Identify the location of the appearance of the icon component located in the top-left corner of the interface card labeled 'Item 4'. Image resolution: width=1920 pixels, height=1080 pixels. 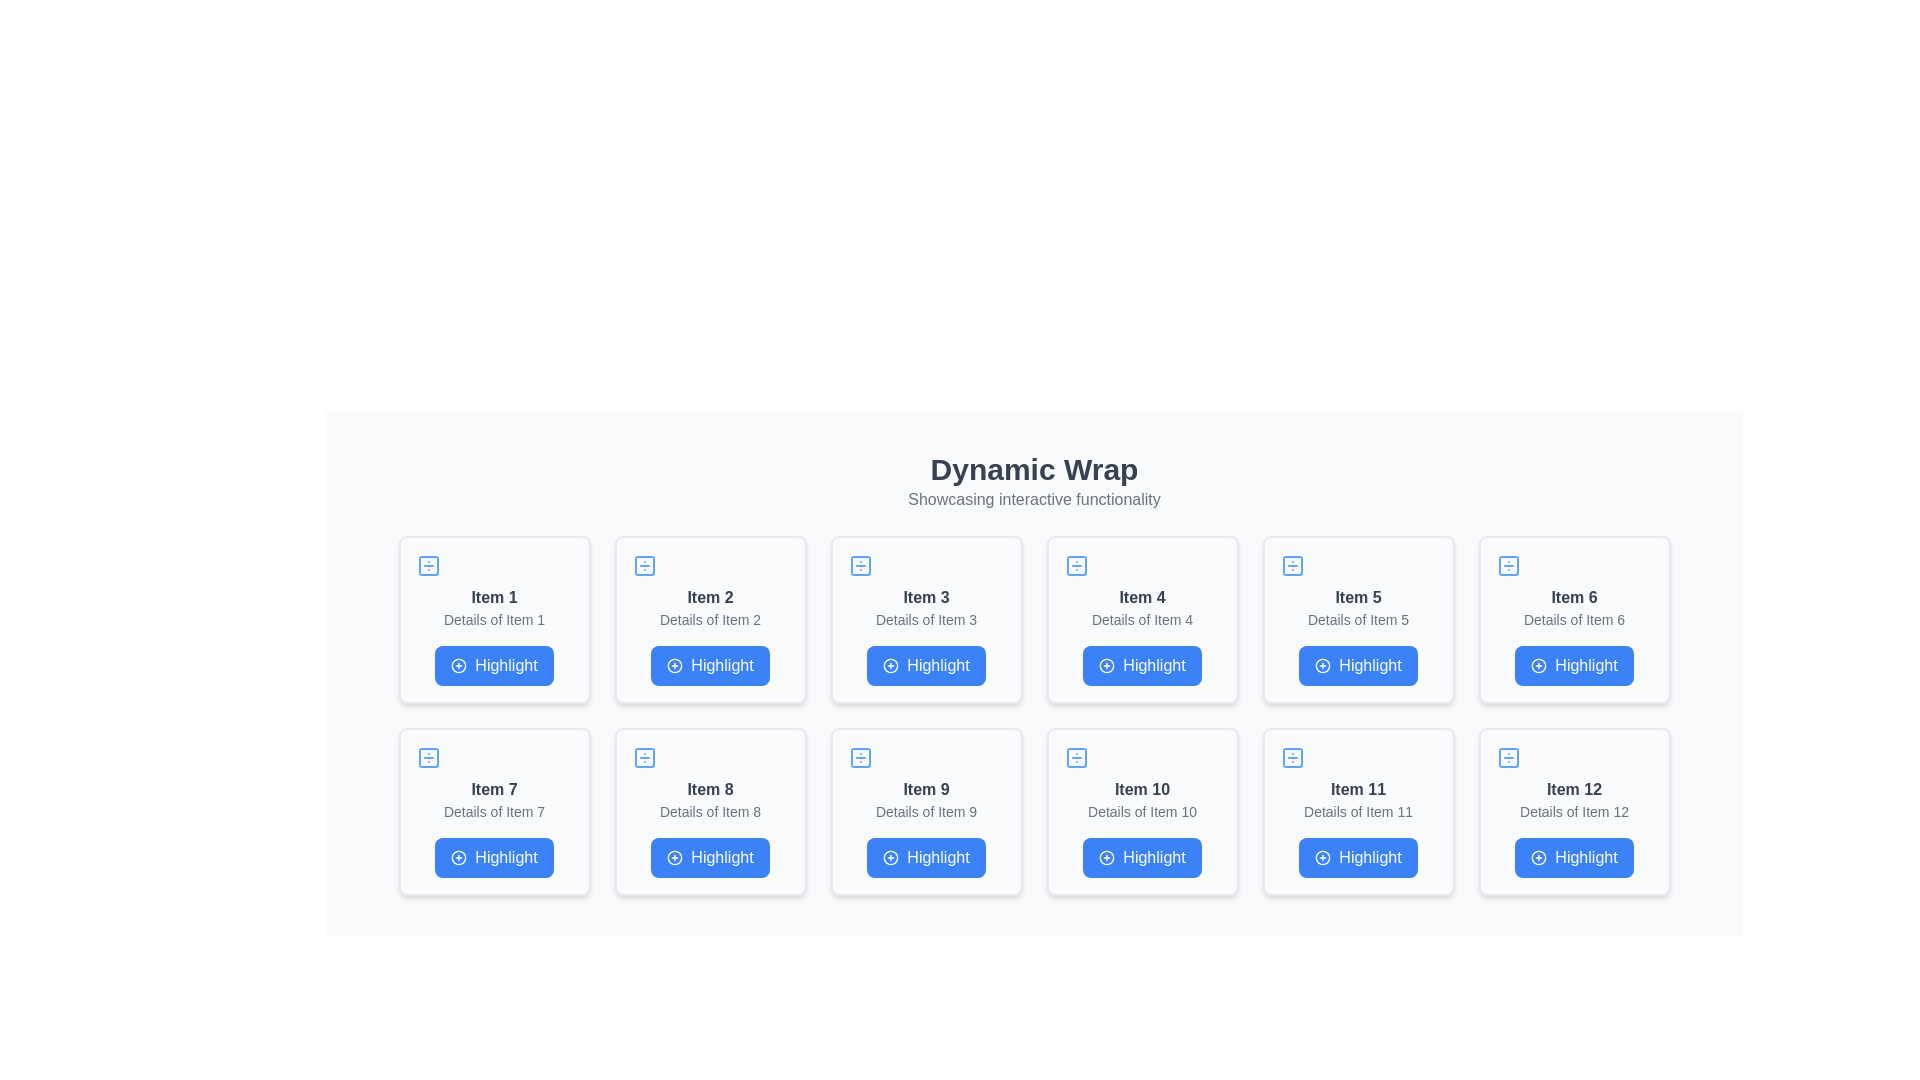
(1075, 566).